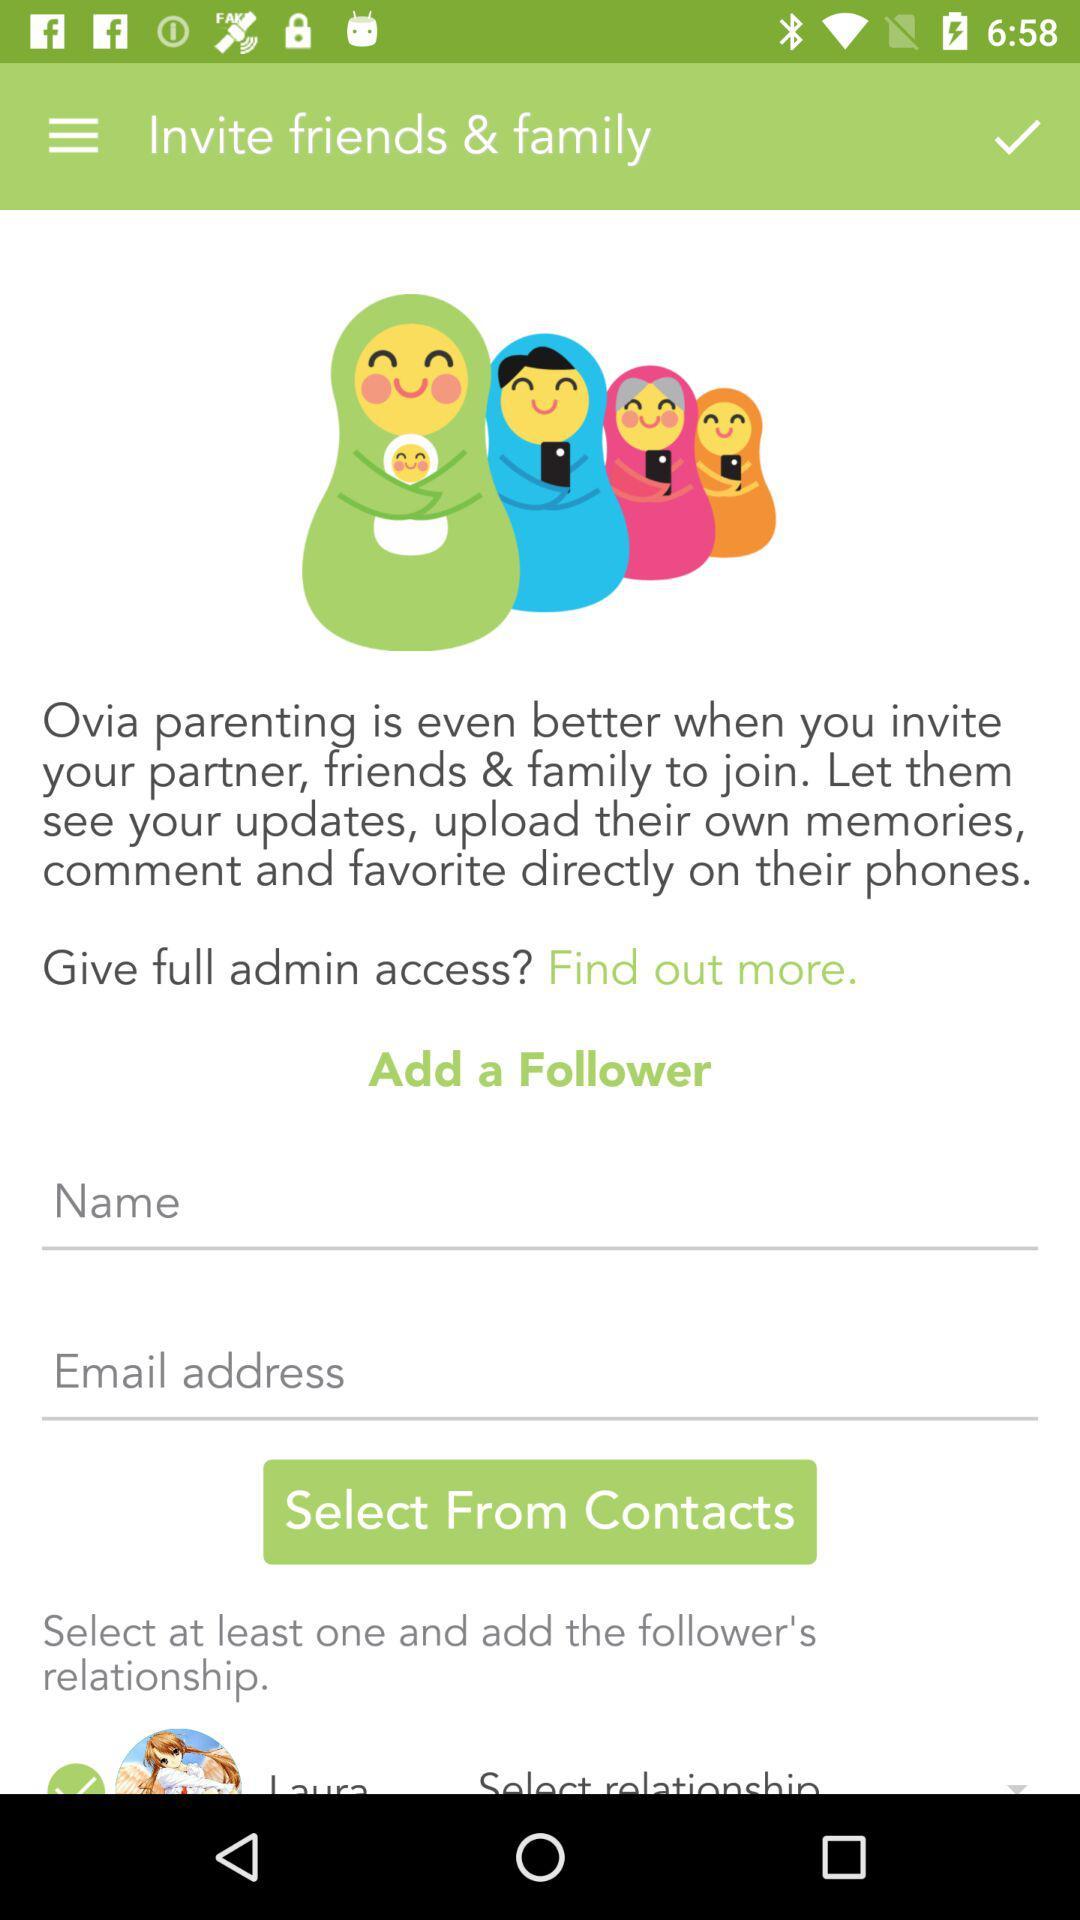  Describe the element at coordinates (1017, 135) in the screenshot. I see `item above the ovia parenting is item` at that location.